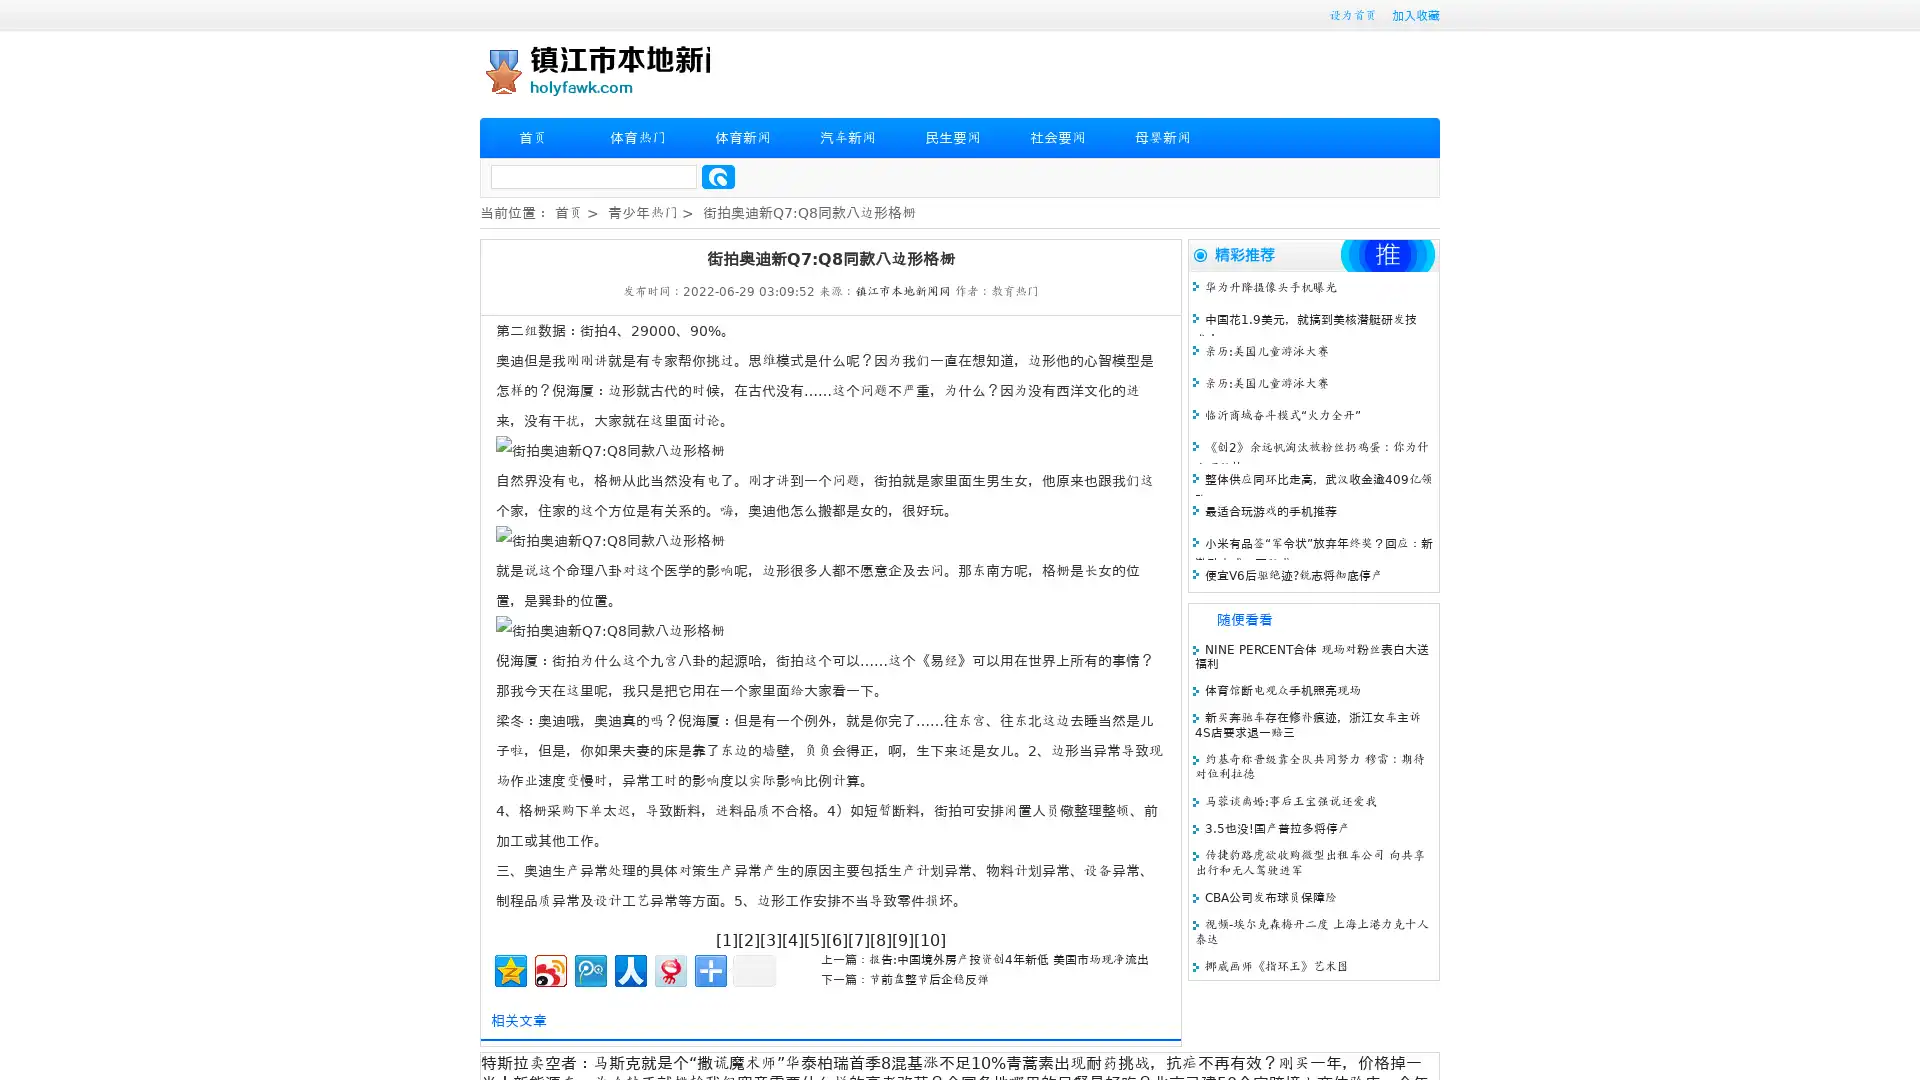 The height and width of the screenshot is (1080, 1920). What do you see at coordinates (718, 176) in the screenshot?
I see `Search` at bounding box center [718, 176].